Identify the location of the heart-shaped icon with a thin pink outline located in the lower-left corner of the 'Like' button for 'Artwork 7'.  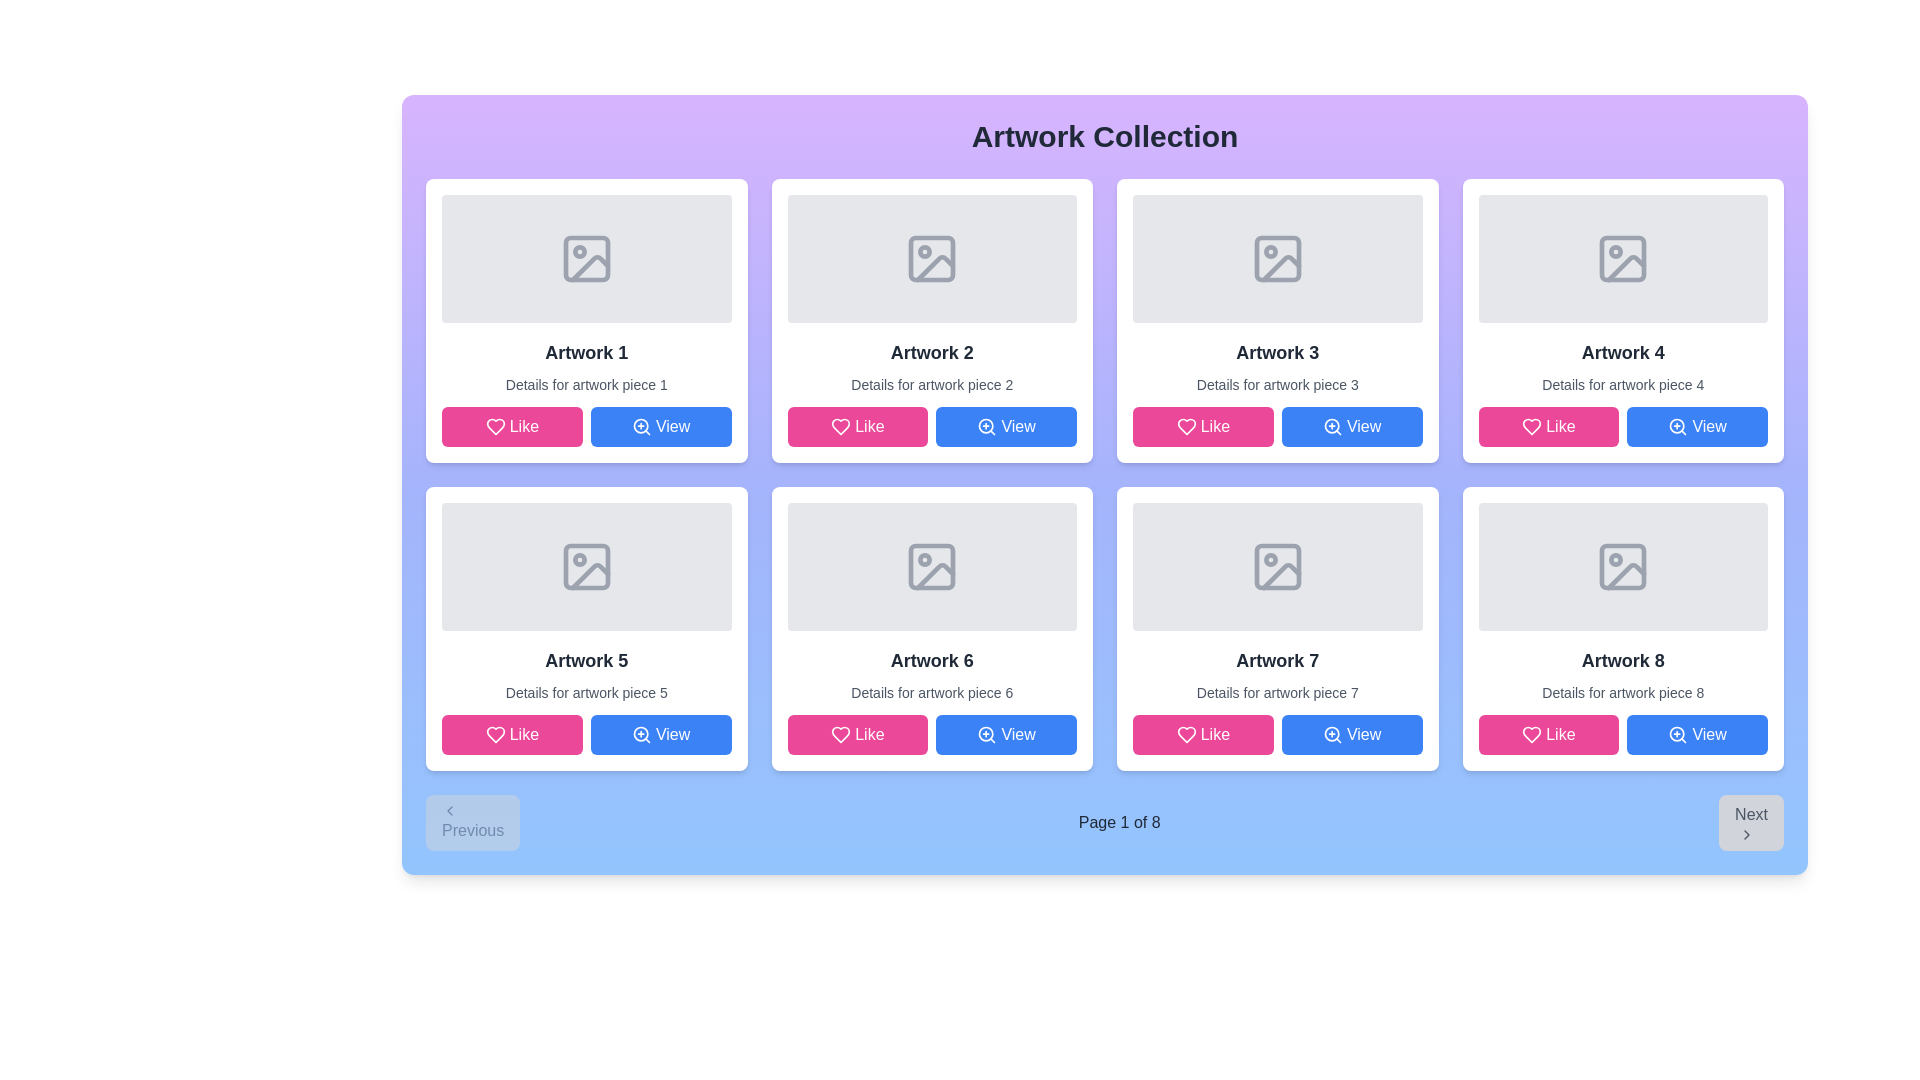
(1186, 735).